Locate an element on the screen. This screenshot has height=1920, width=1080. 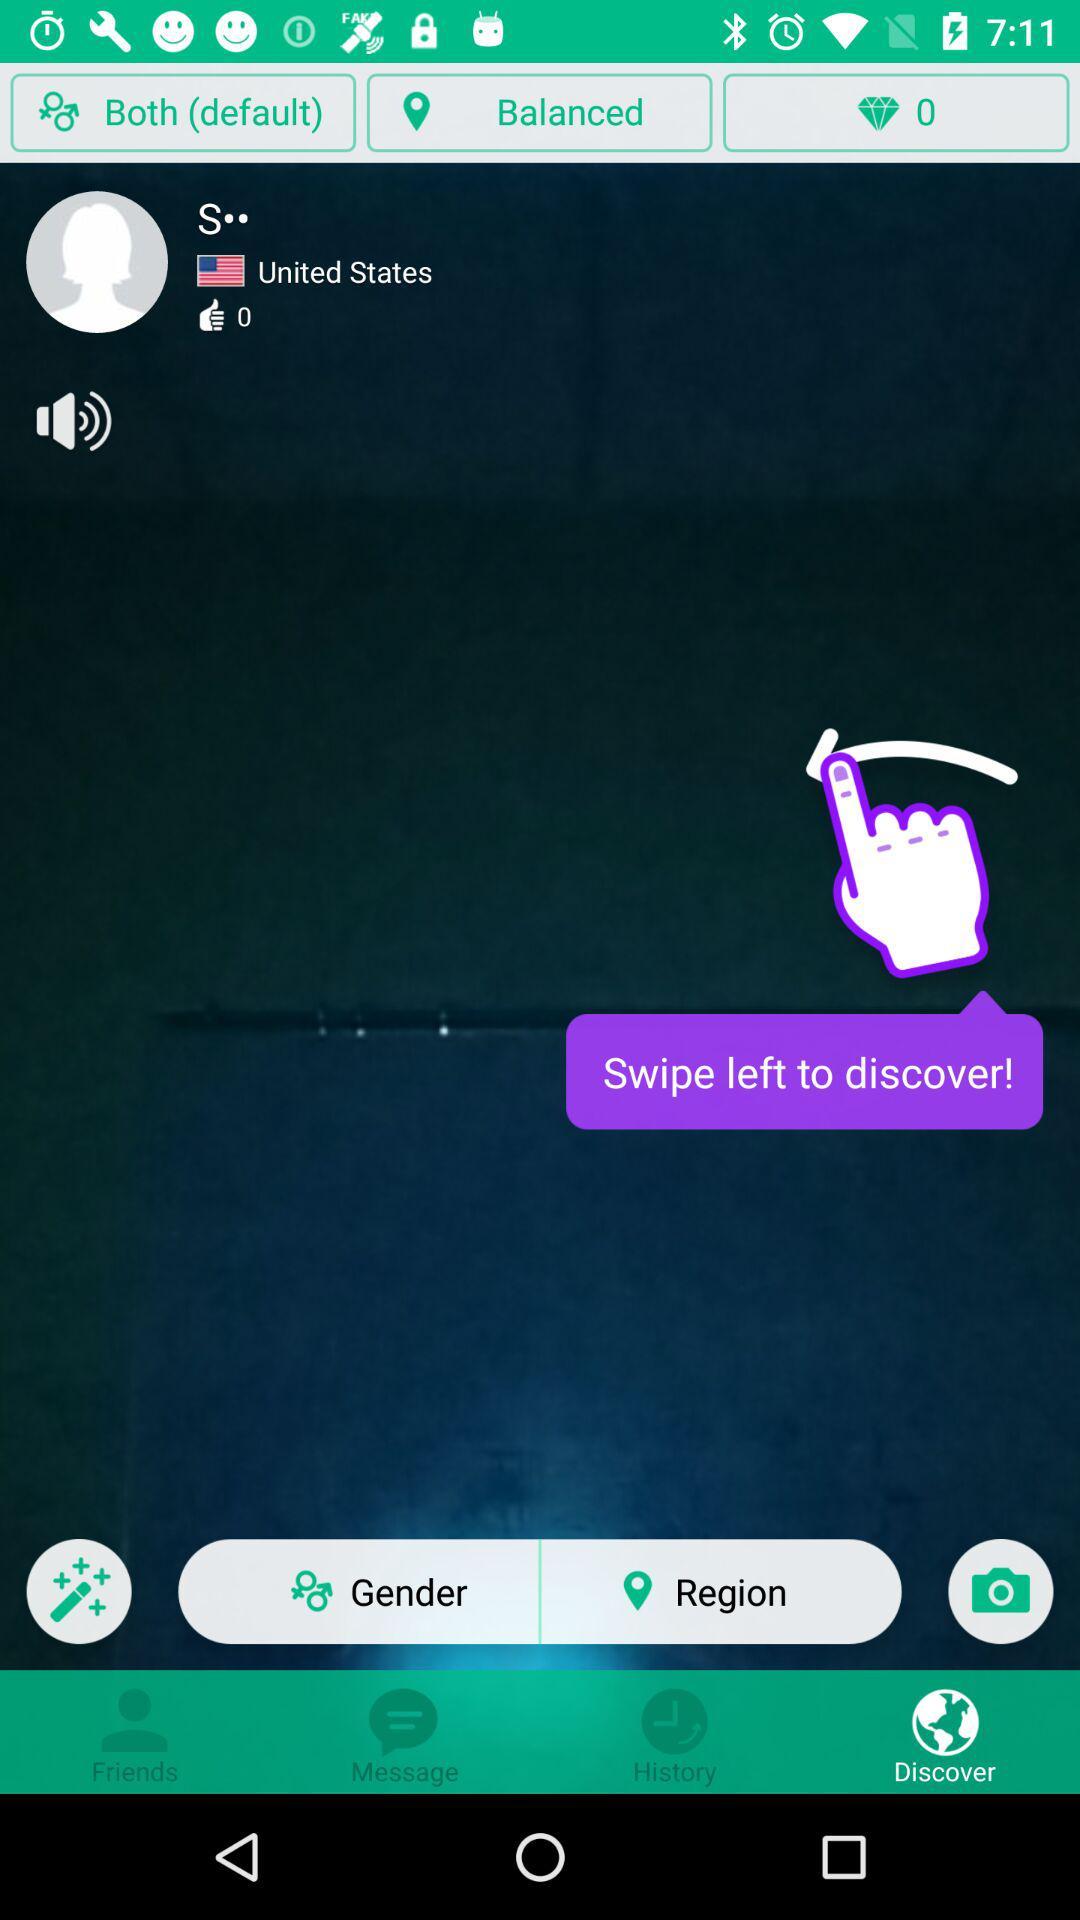
icon above the discover icon is located at coordinates (1000, 1604).